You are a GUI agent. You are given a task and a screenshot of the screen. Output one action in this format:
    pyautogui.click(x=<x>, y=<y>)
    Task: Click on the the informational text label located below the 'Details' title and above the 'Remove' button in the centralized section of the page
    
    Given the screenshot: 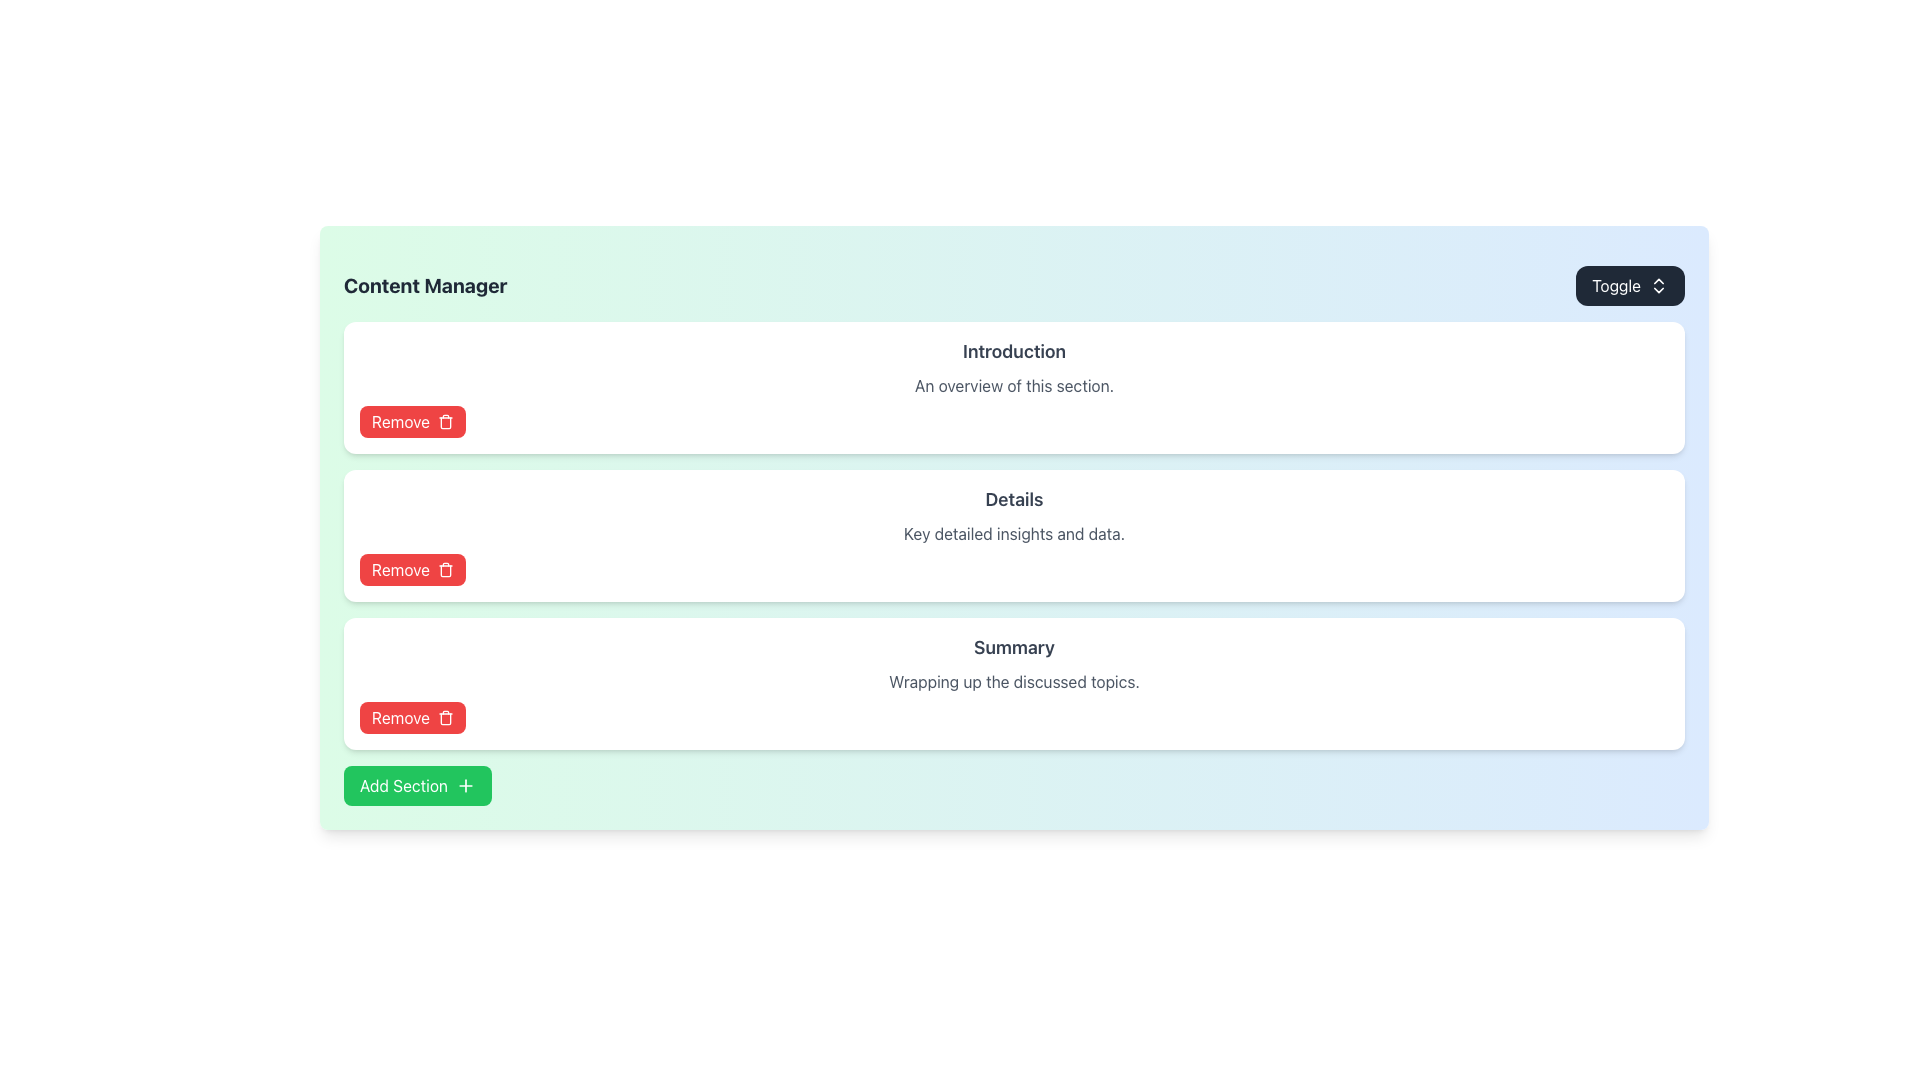 What is the action you would take?
    pyautogui.click(x=1014, y=532)
    